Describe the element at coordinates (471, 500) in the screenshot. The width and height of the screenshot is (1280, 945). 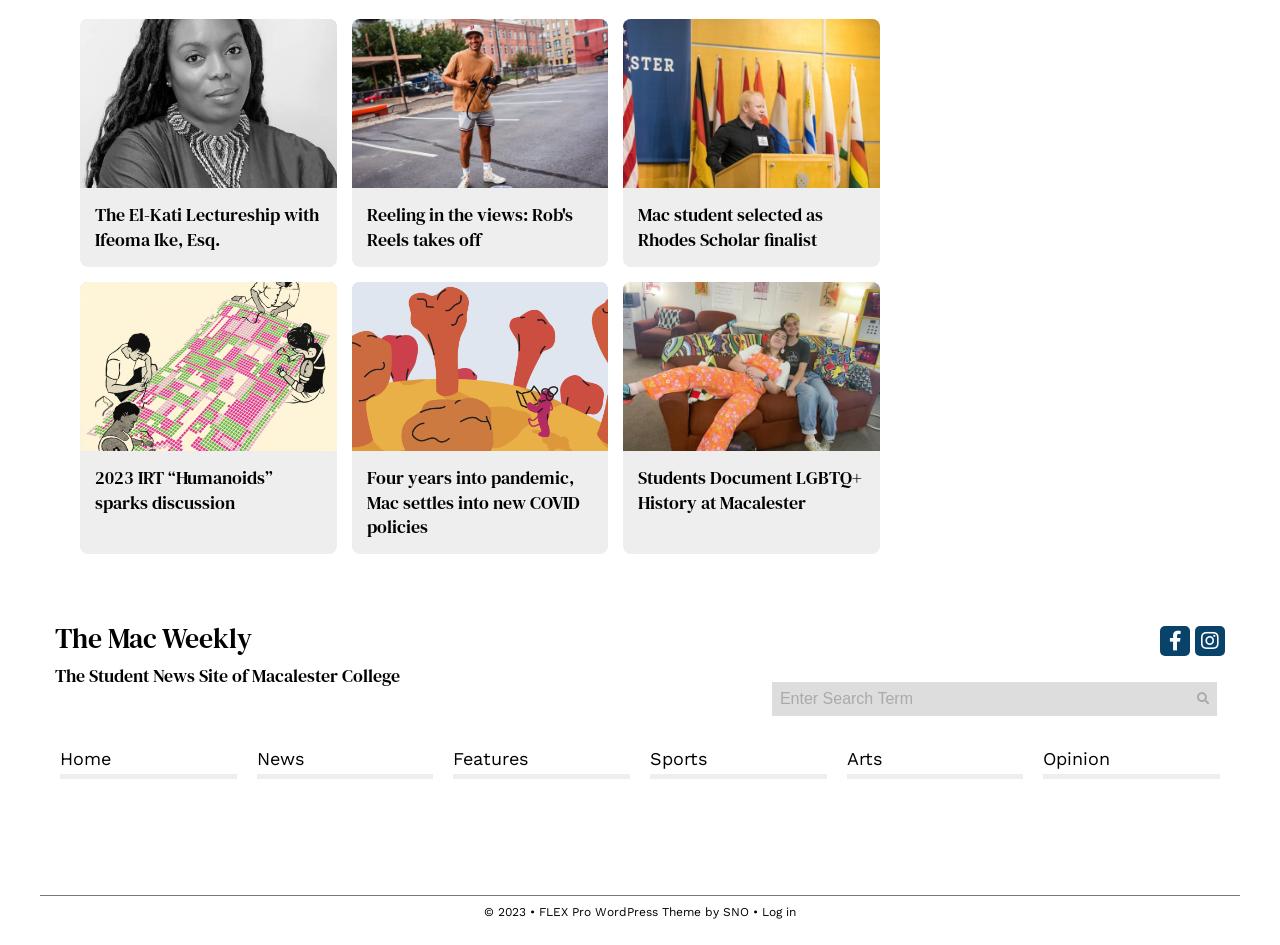
I see `'Four years into pandemic, Mac settles into new COVID policies'` at that location.